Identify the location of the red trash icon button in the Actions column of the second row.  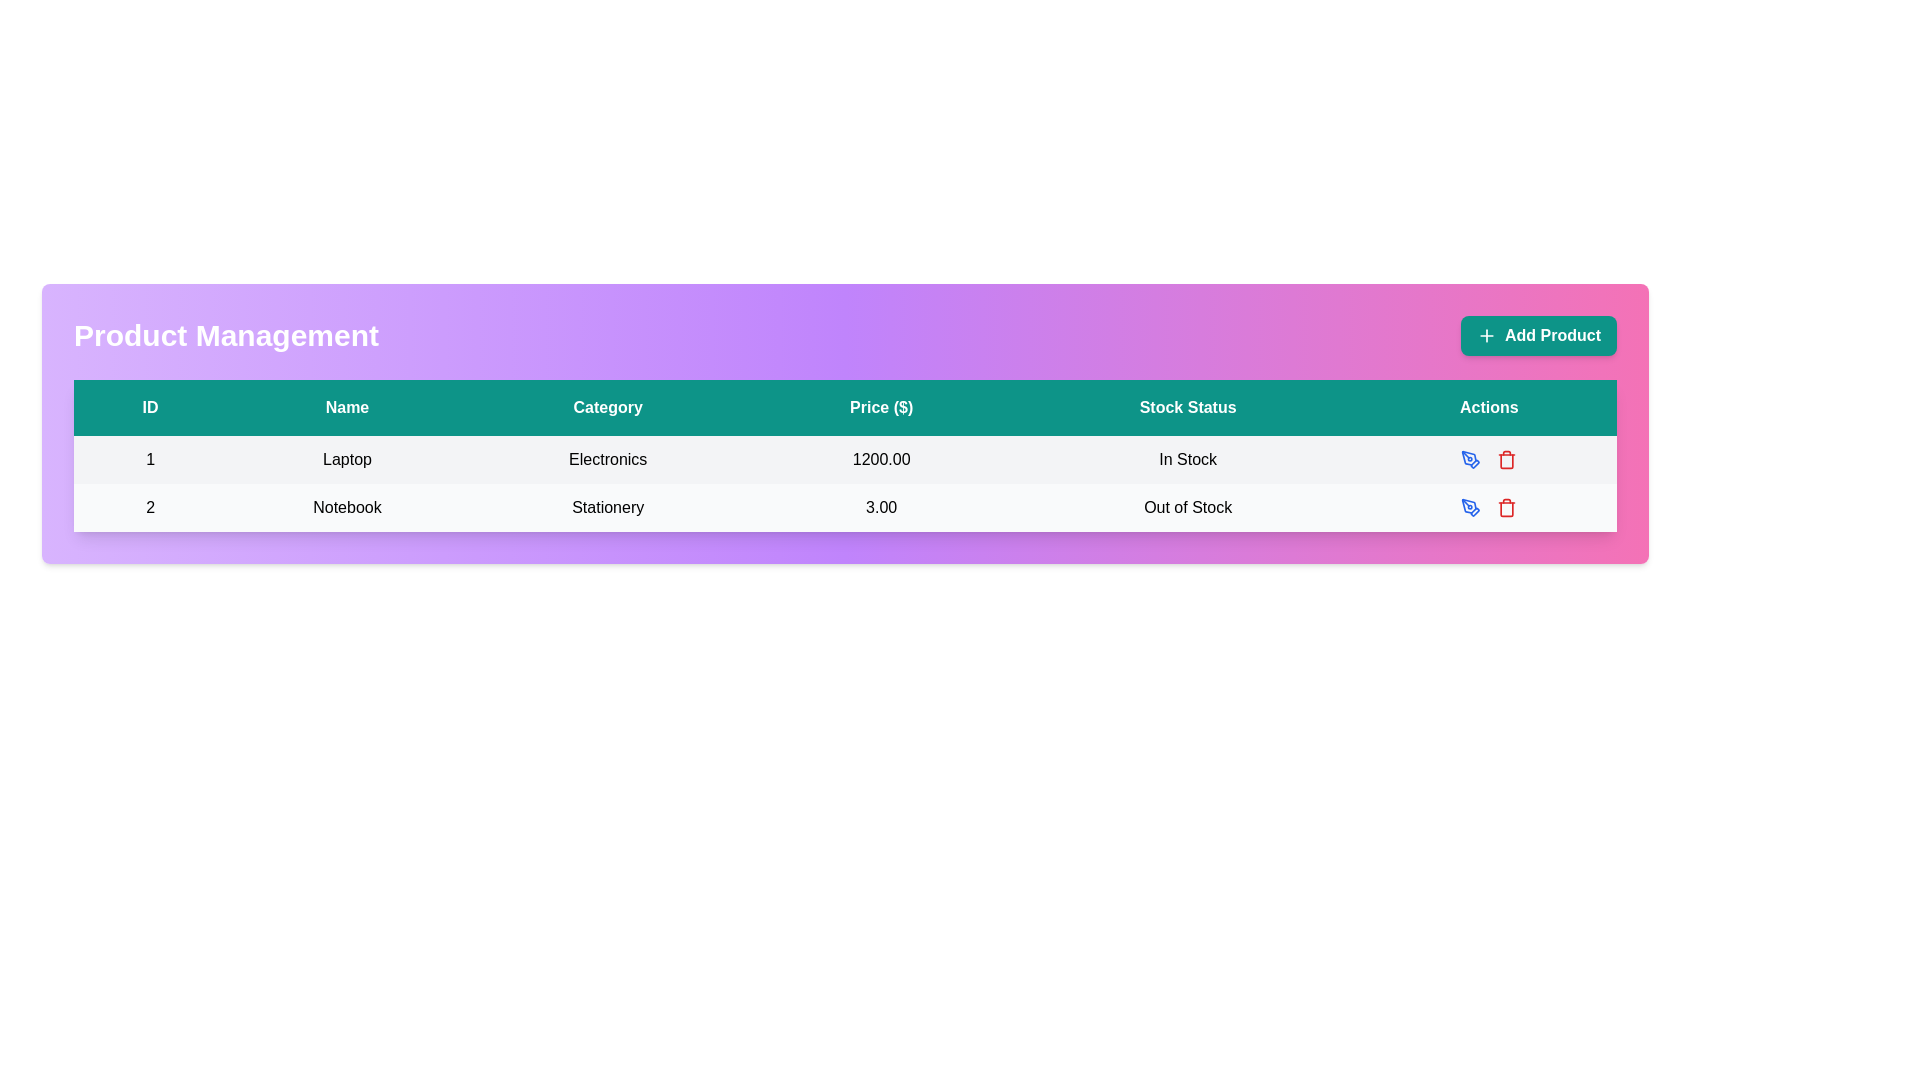
(1507, 459).